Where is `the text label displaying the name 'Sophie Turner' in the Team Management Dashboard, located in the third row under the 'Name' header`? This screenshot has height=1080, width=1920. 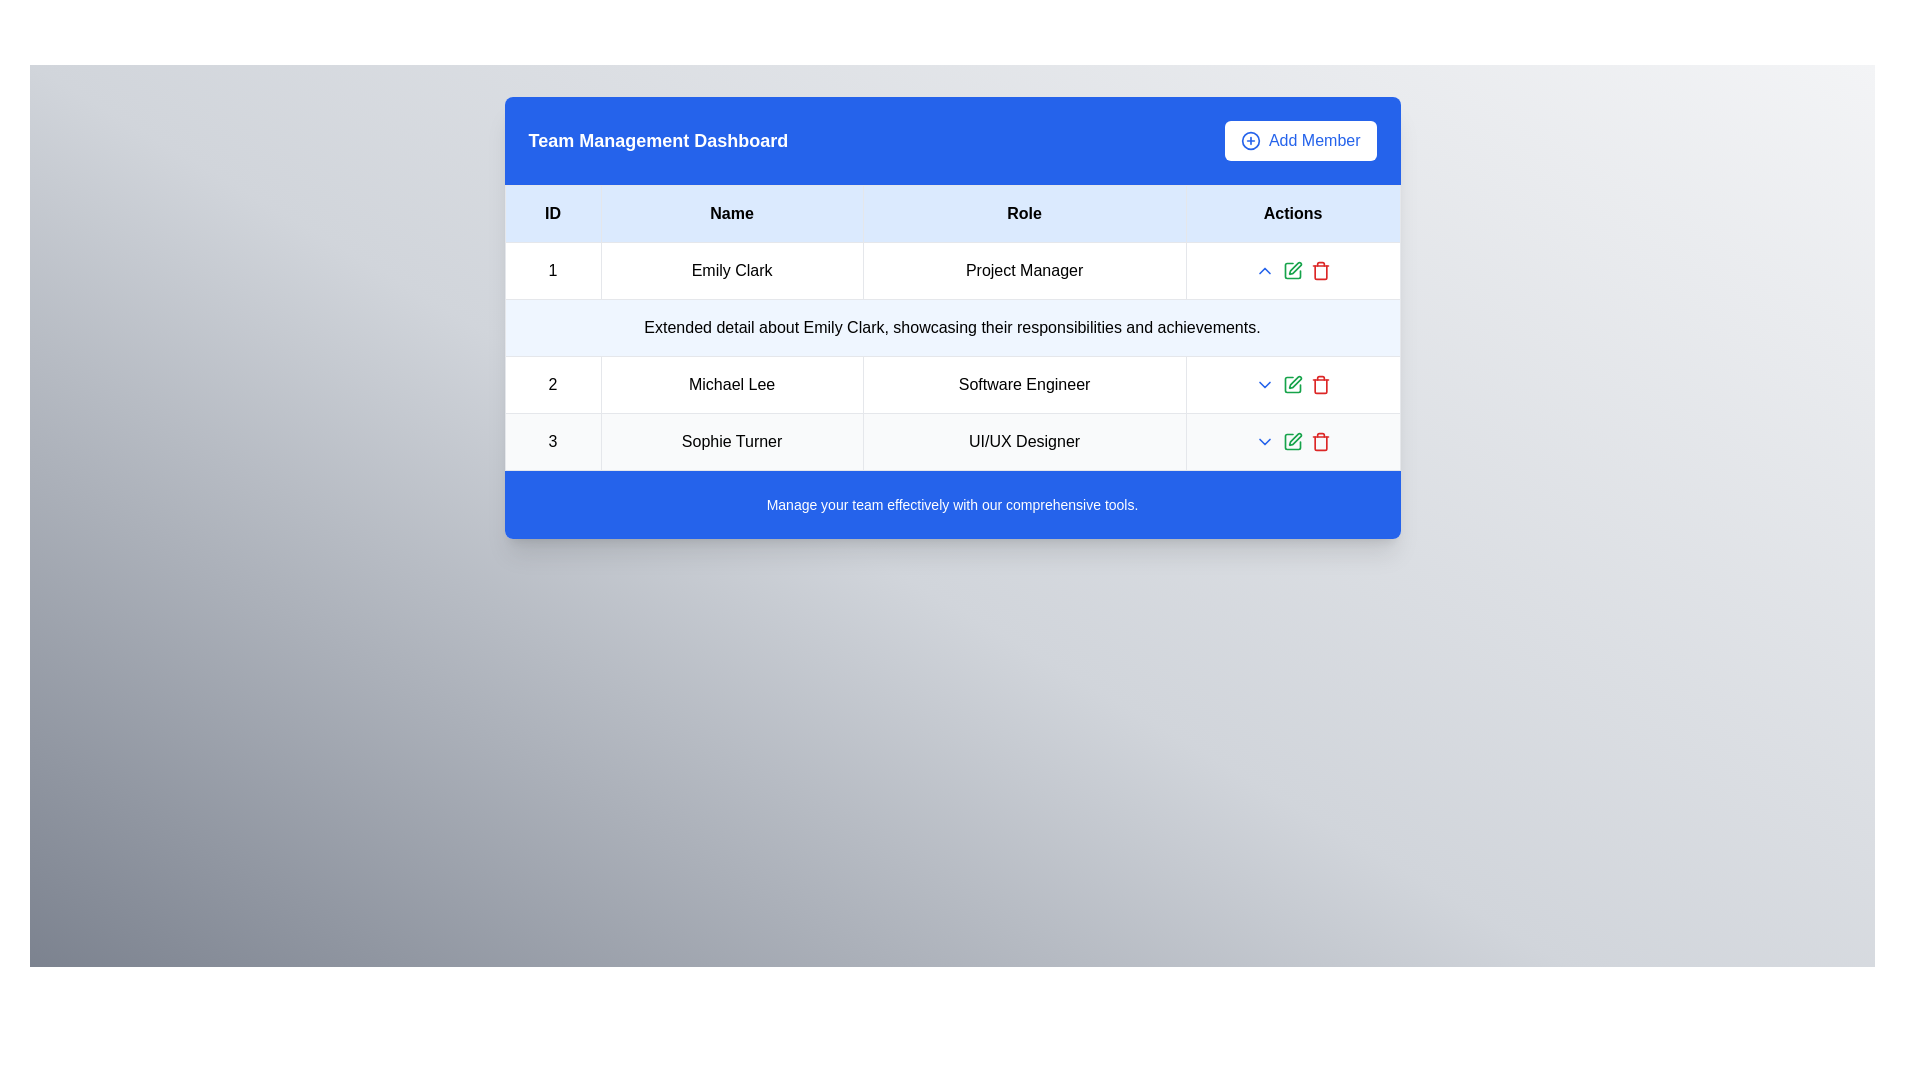 the text label displaying the name 'Sophie Turner' in the Team Management Dashboard, located in the third row under the 'Name' header is located at coordinates (731, 441).